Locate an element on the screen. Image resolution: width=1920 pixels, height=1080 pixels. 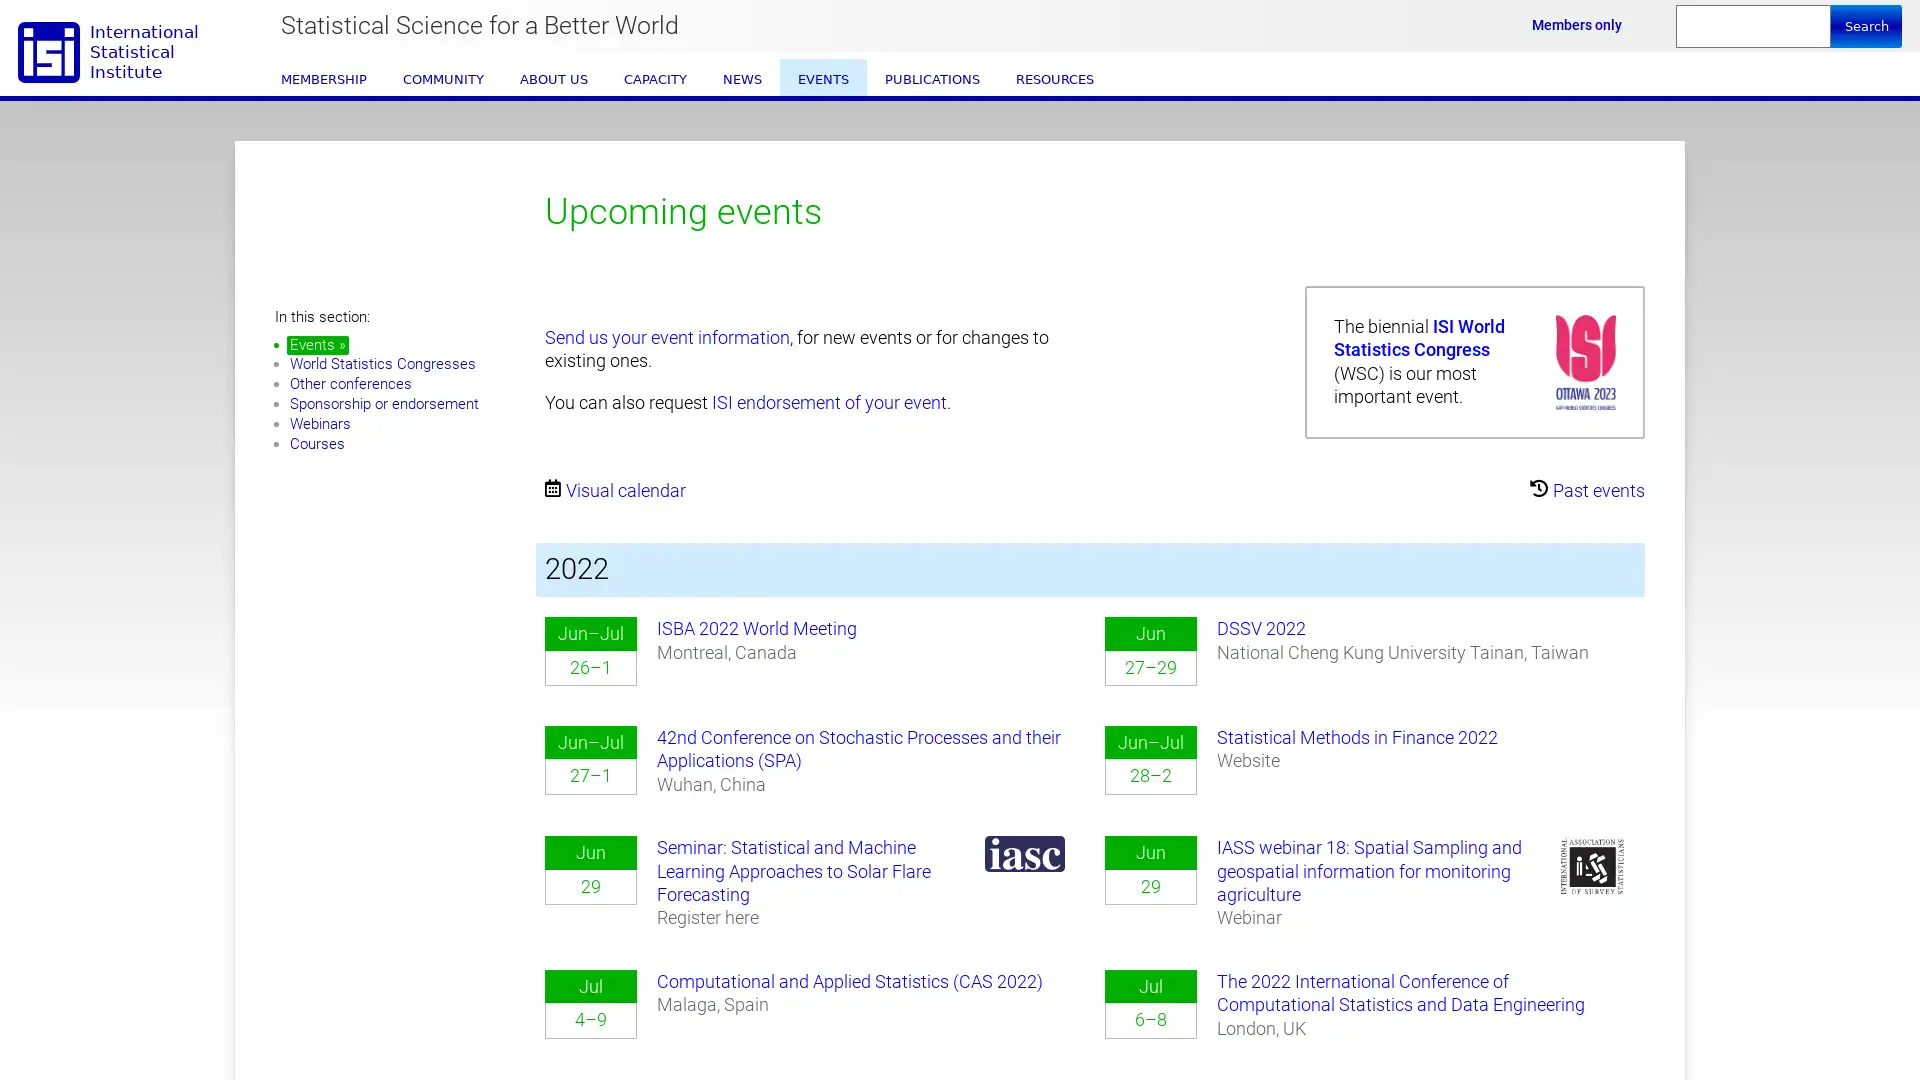
Search is located at coordinates (1865, 26).